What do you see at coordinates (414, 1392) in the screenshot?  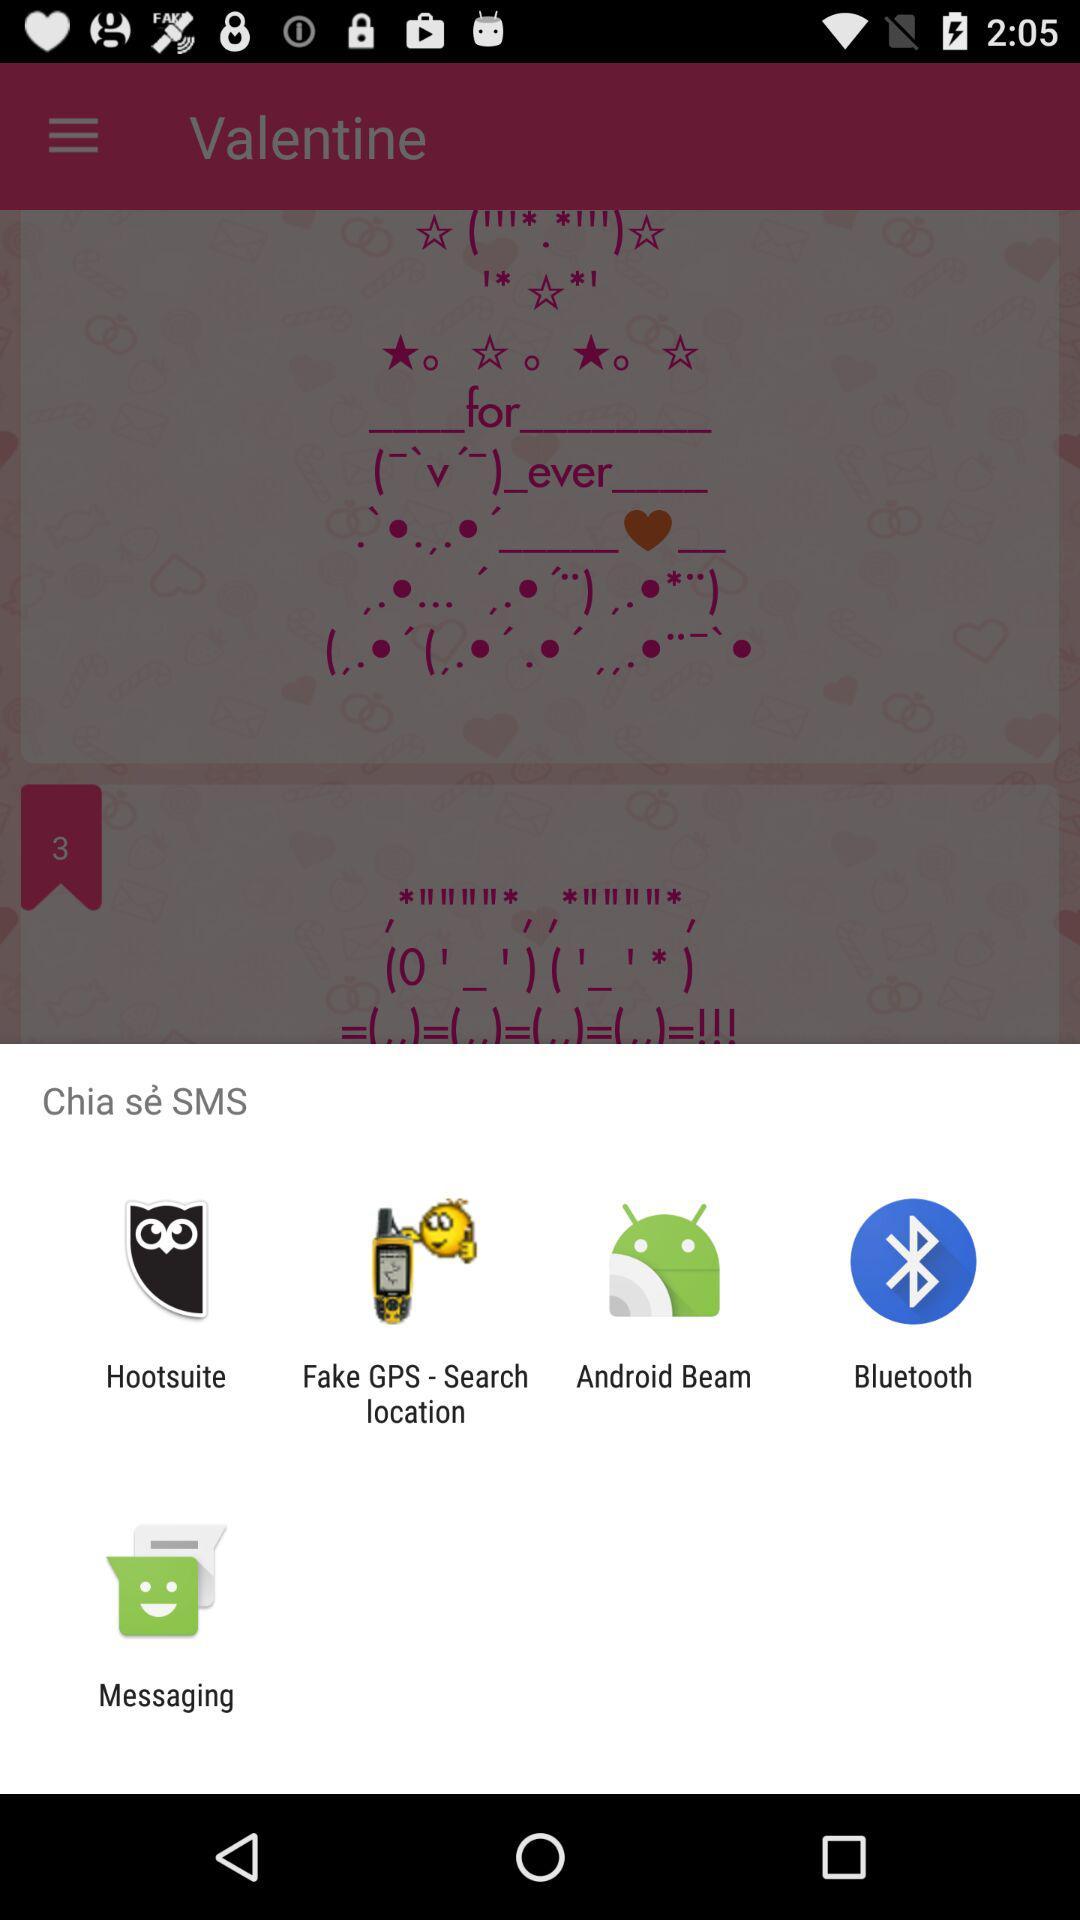 I see `the icon to the left of the android beam item` at bounding box center [414, 1392].